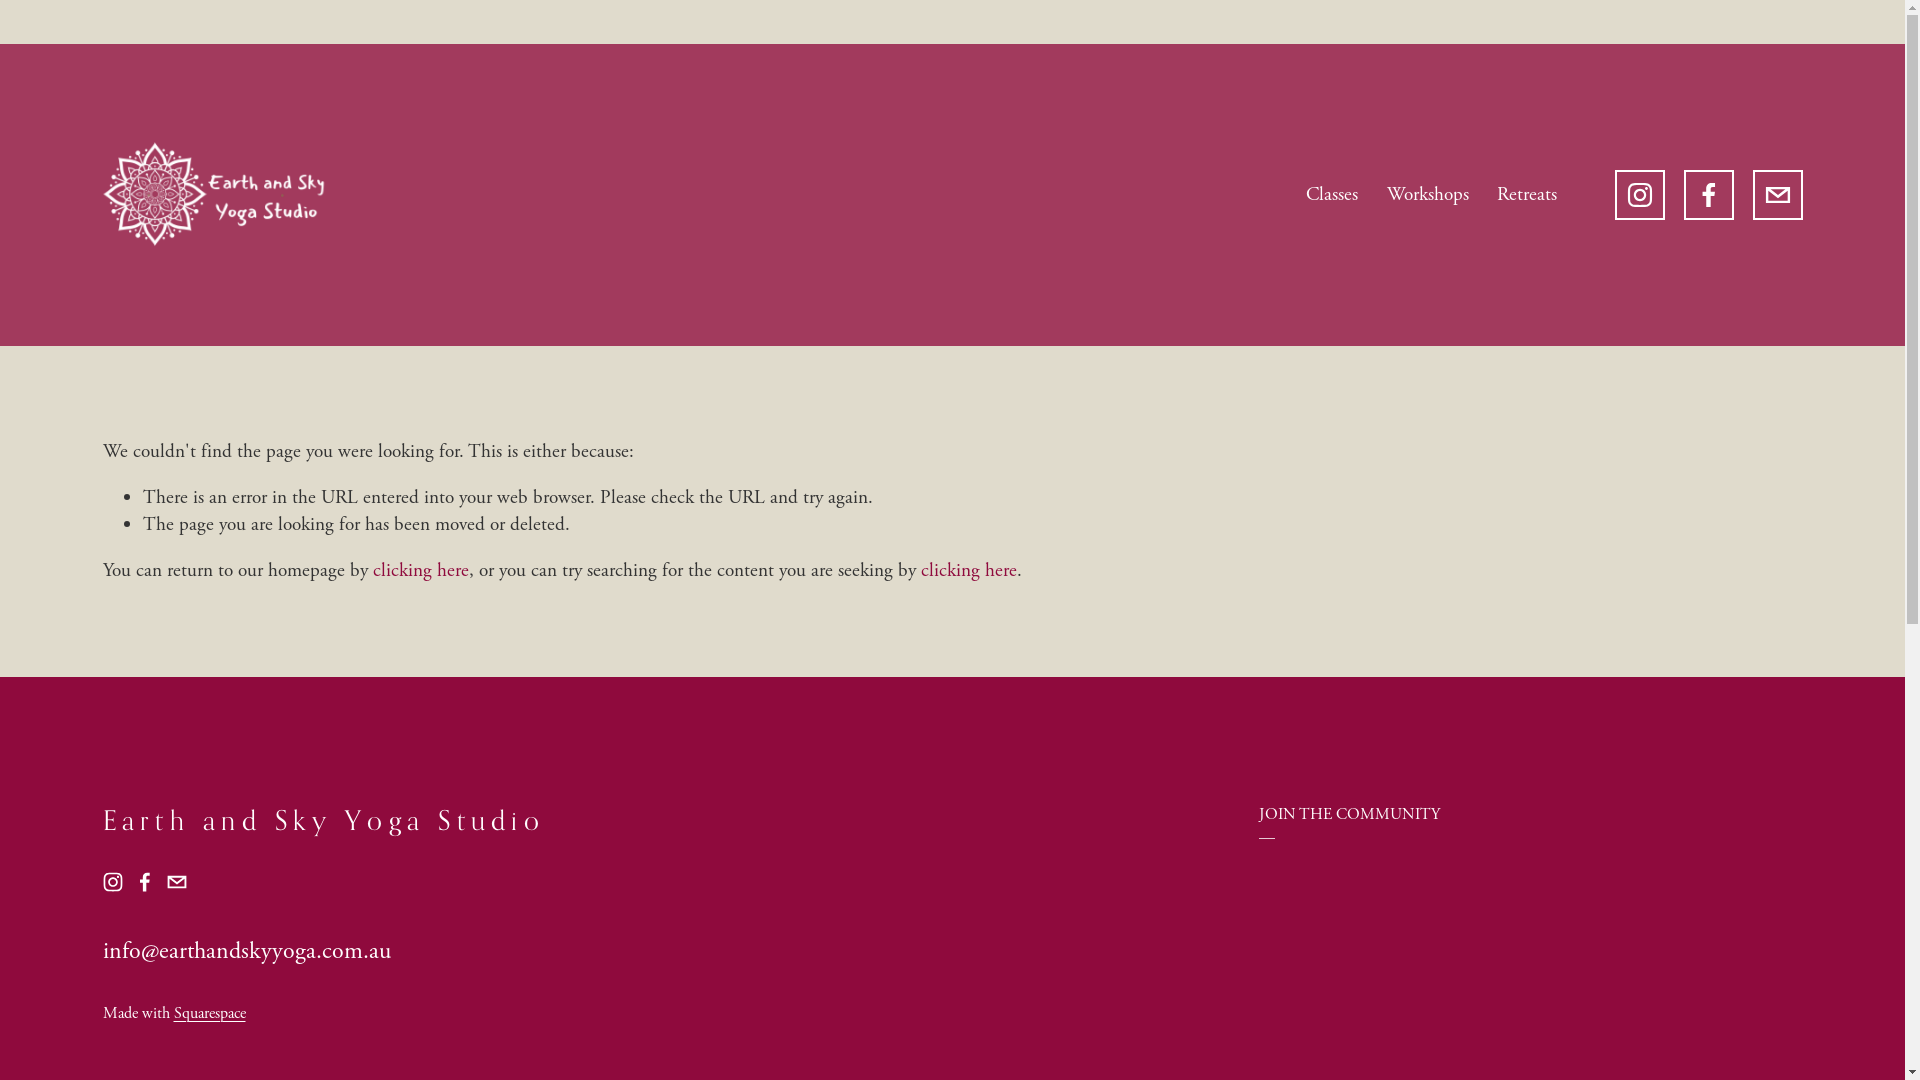 This screenshot has height=1080, width=1920. I want to click on 'Workshops', so click(1427, 195).